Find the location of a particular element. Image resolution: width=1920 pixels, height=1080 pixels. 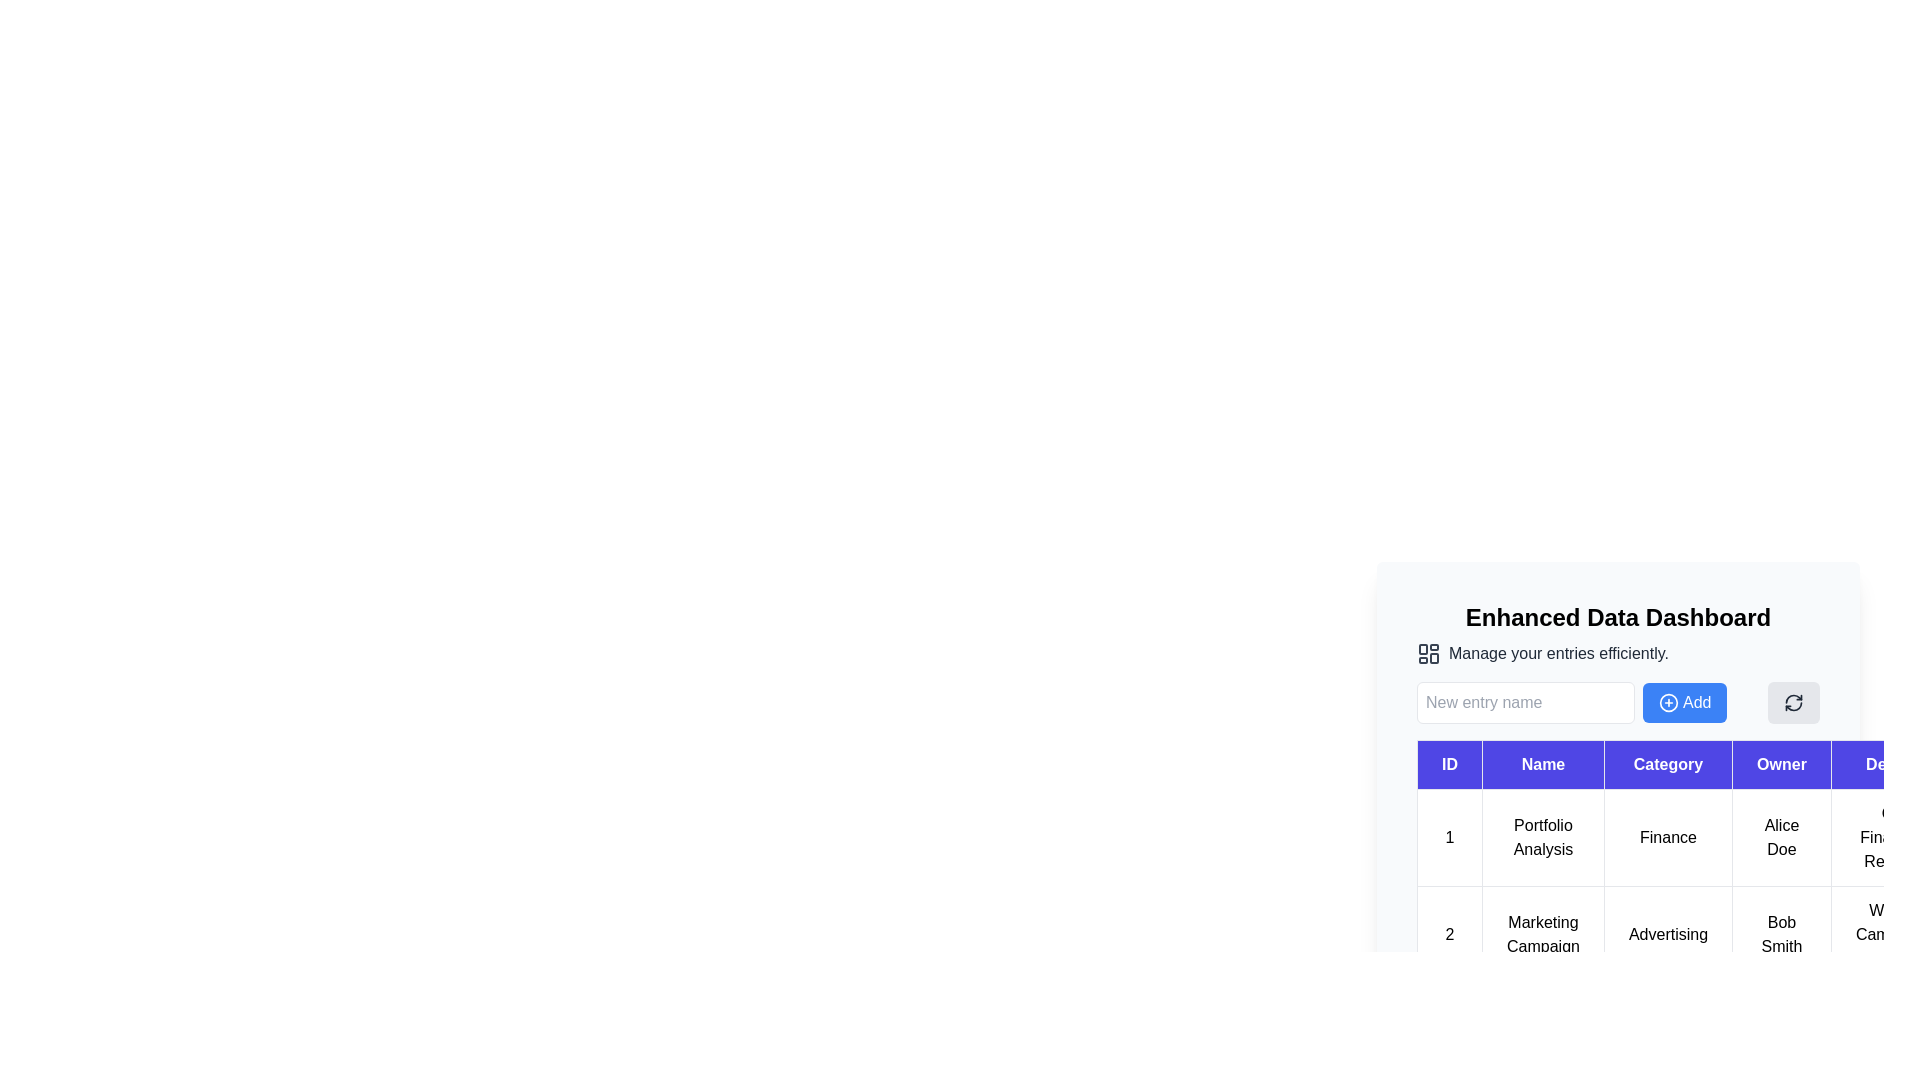

the text input field with placeholder text 'New entry name' is located at coordinates (1525, 701).